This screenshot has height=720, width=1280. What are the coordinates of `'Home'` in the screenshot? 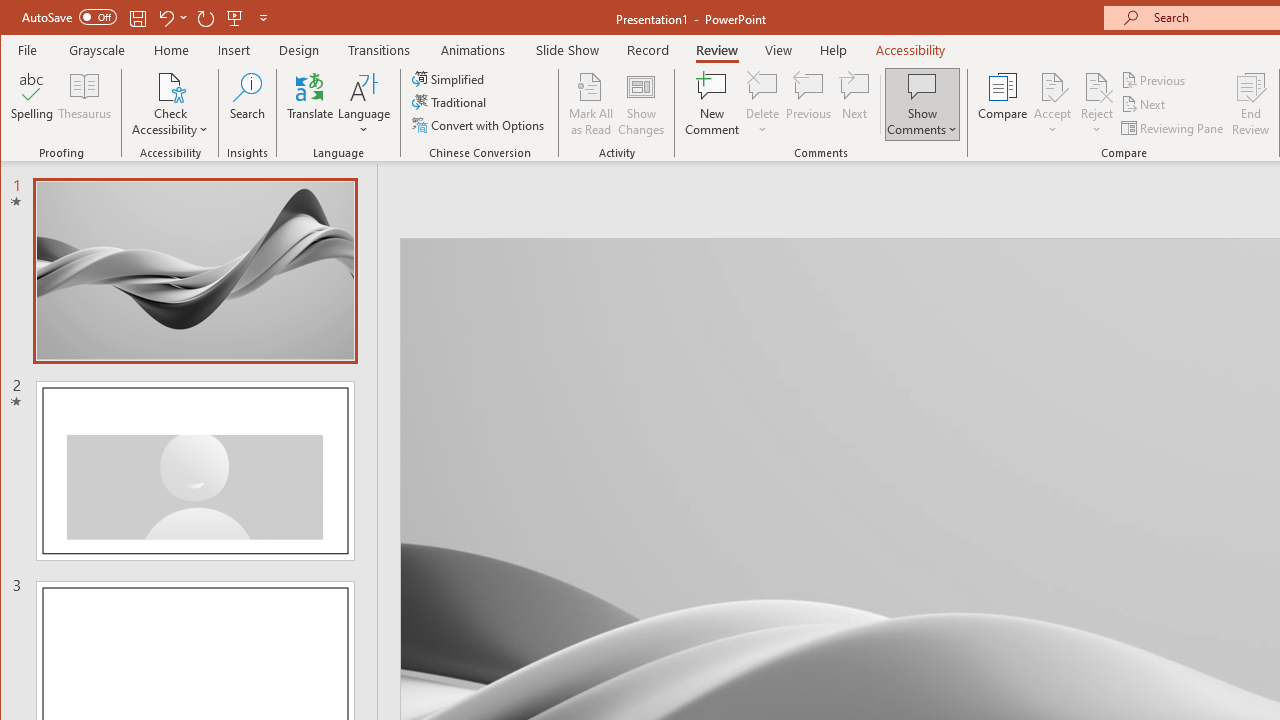 It's located at (171, 49).